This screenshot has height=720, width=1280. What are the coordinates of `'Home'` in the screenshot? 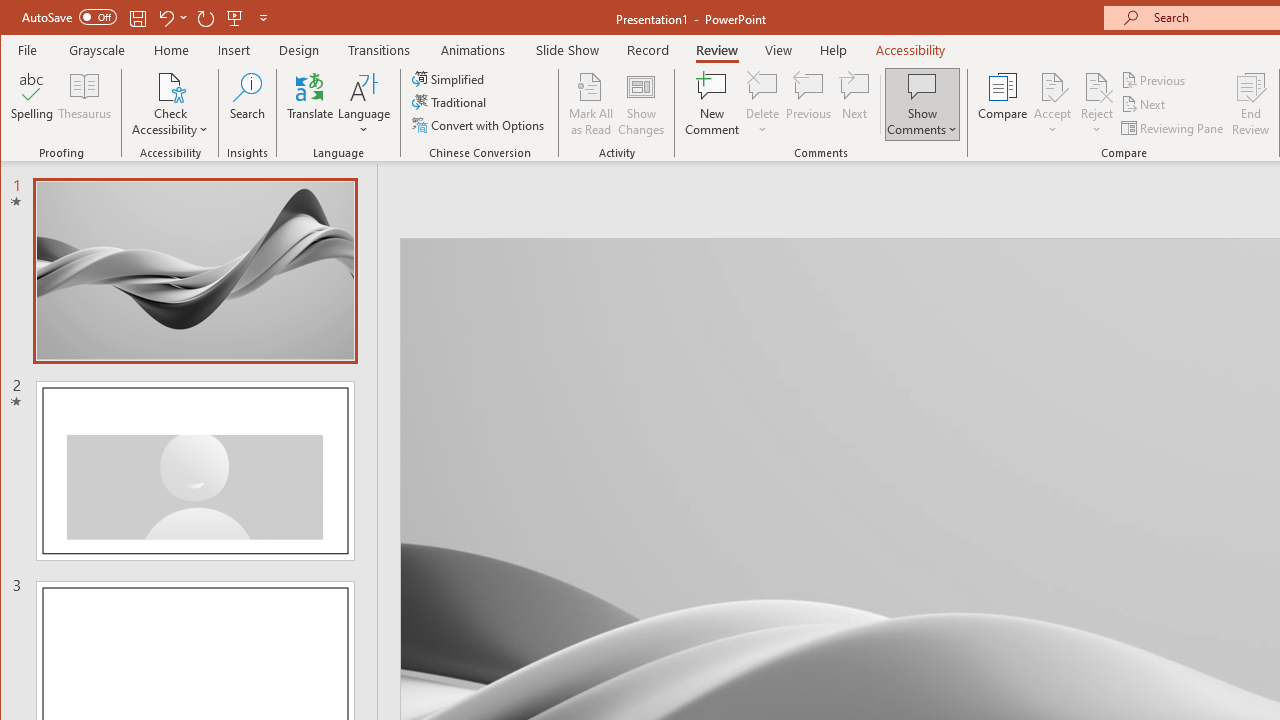 It's located at (171, 49).